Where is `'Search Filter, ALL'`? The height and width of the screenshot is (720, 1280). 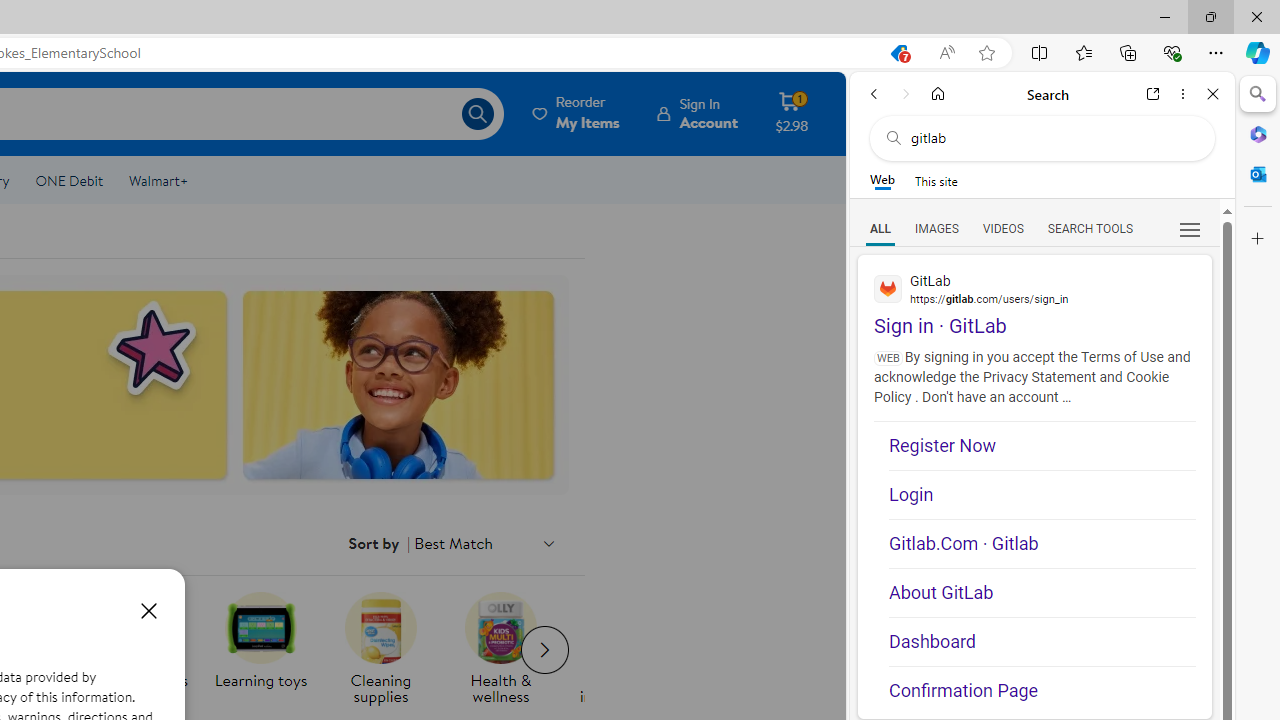 'Search Filter, ALL' is located at coordinates (880, 227).